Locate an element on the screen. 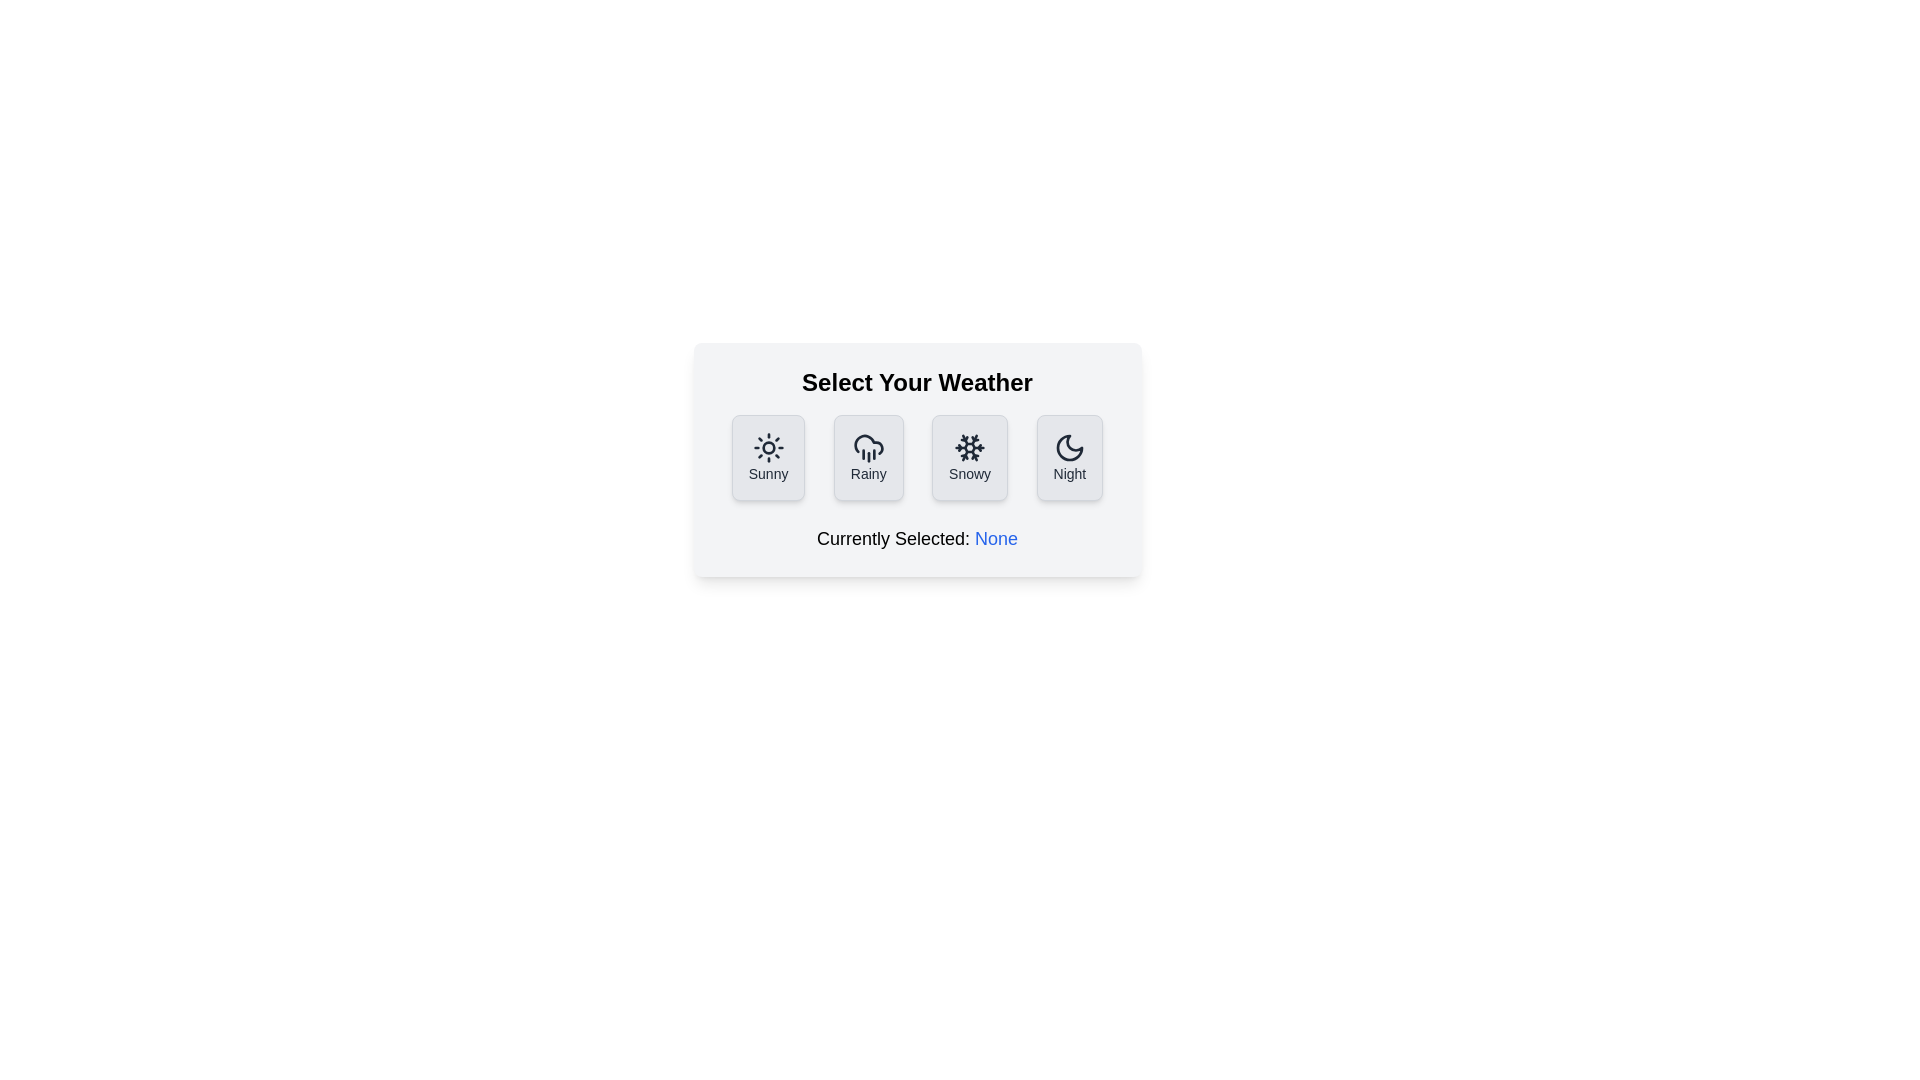 This screenshot has width=1920, height=1080. the interactive card with selectable options located centrally in the interface is located at coordinates (916, 459).